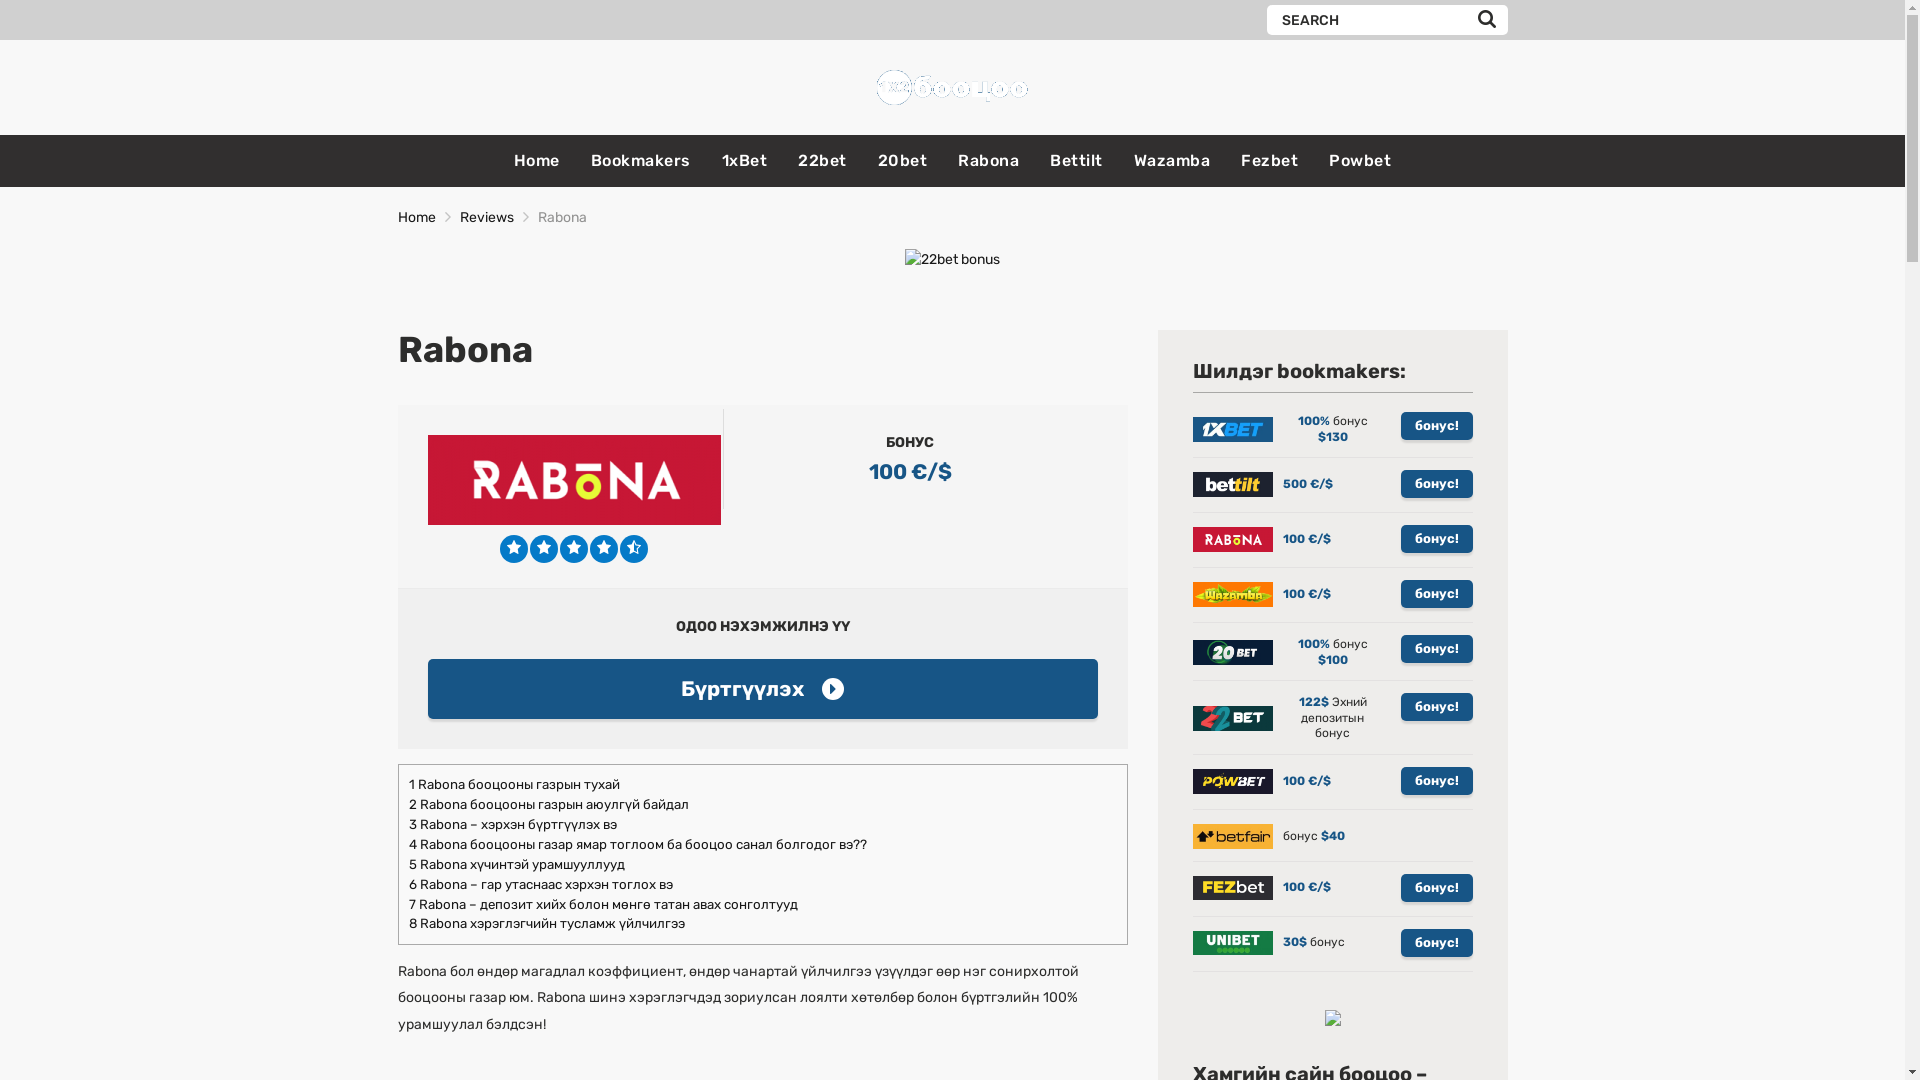 The width and height of the screenshot is (1920, 1080). Describe the element at coordinates (398, 217) in the screenshot. I see `'Home'` at that location.